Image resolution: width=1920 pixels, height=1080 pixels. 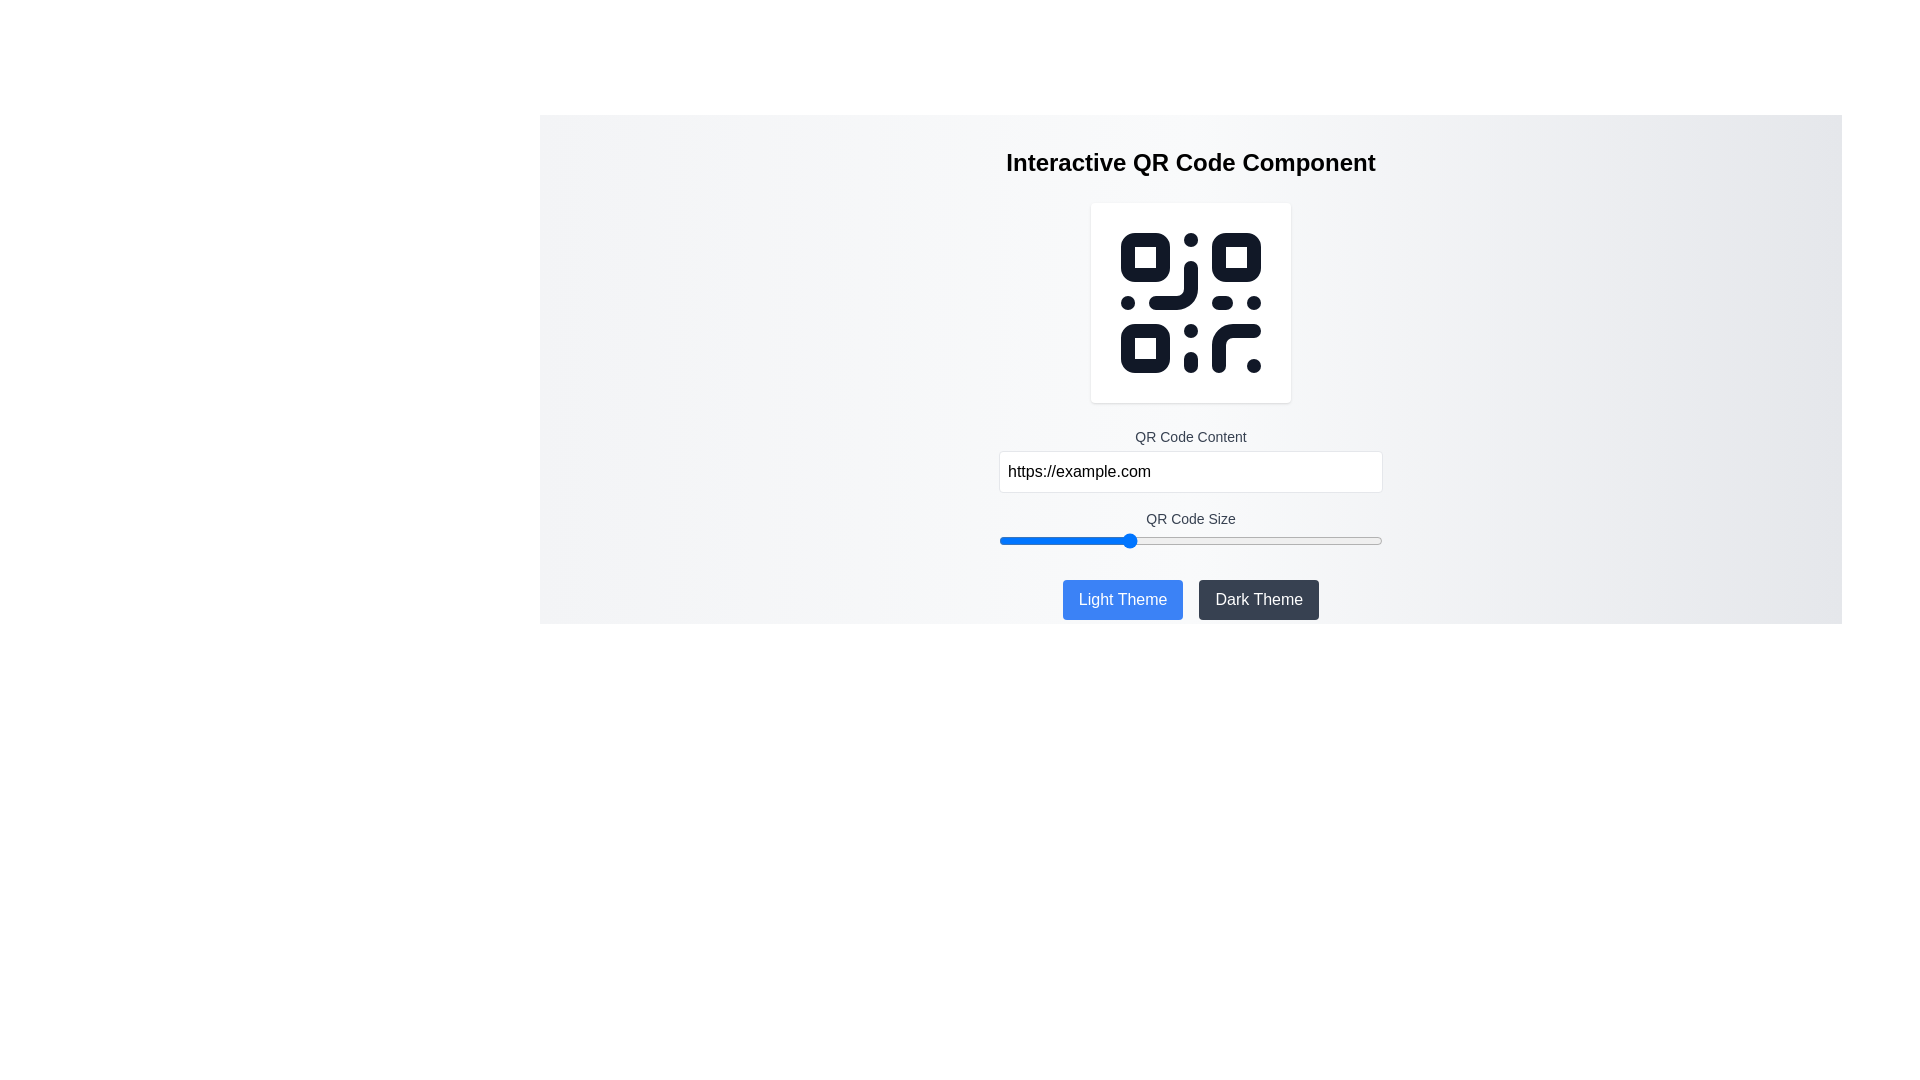 What do you see at coordinates (1258, 599) in the screenshot?
I see `the 'Dark Theme' button, which is a rectangular button with rounded corners, dark gray background, and white text, located to the right of the 'Light Theme' button in the lower-right area of the interface` at bounding box center [1258, 599].